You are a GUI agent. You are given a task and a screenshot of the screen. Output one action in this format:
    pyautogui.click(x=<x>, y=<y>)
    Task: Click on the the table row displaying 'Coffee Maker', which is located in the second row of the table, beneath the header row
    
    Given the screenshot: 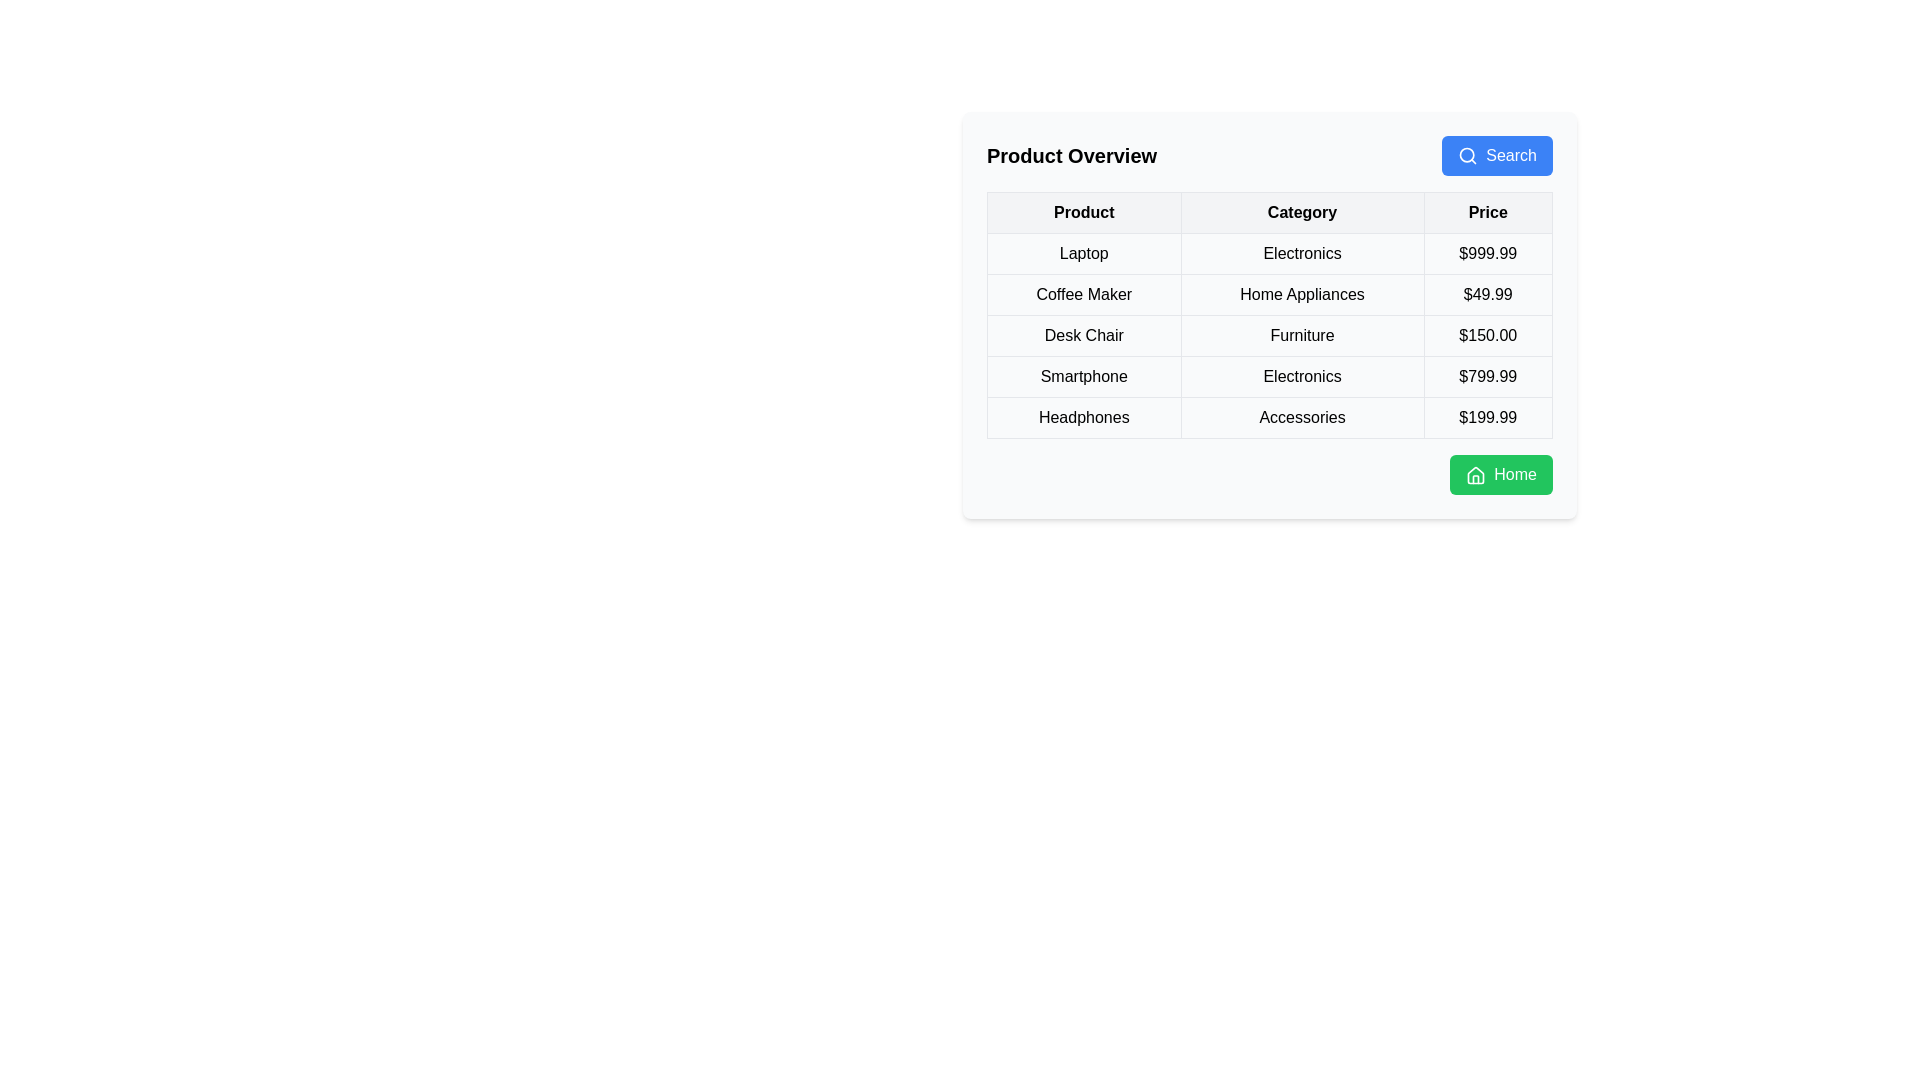 What is the action you would take?
    pyautogui.click(x=1269, y=294)
    